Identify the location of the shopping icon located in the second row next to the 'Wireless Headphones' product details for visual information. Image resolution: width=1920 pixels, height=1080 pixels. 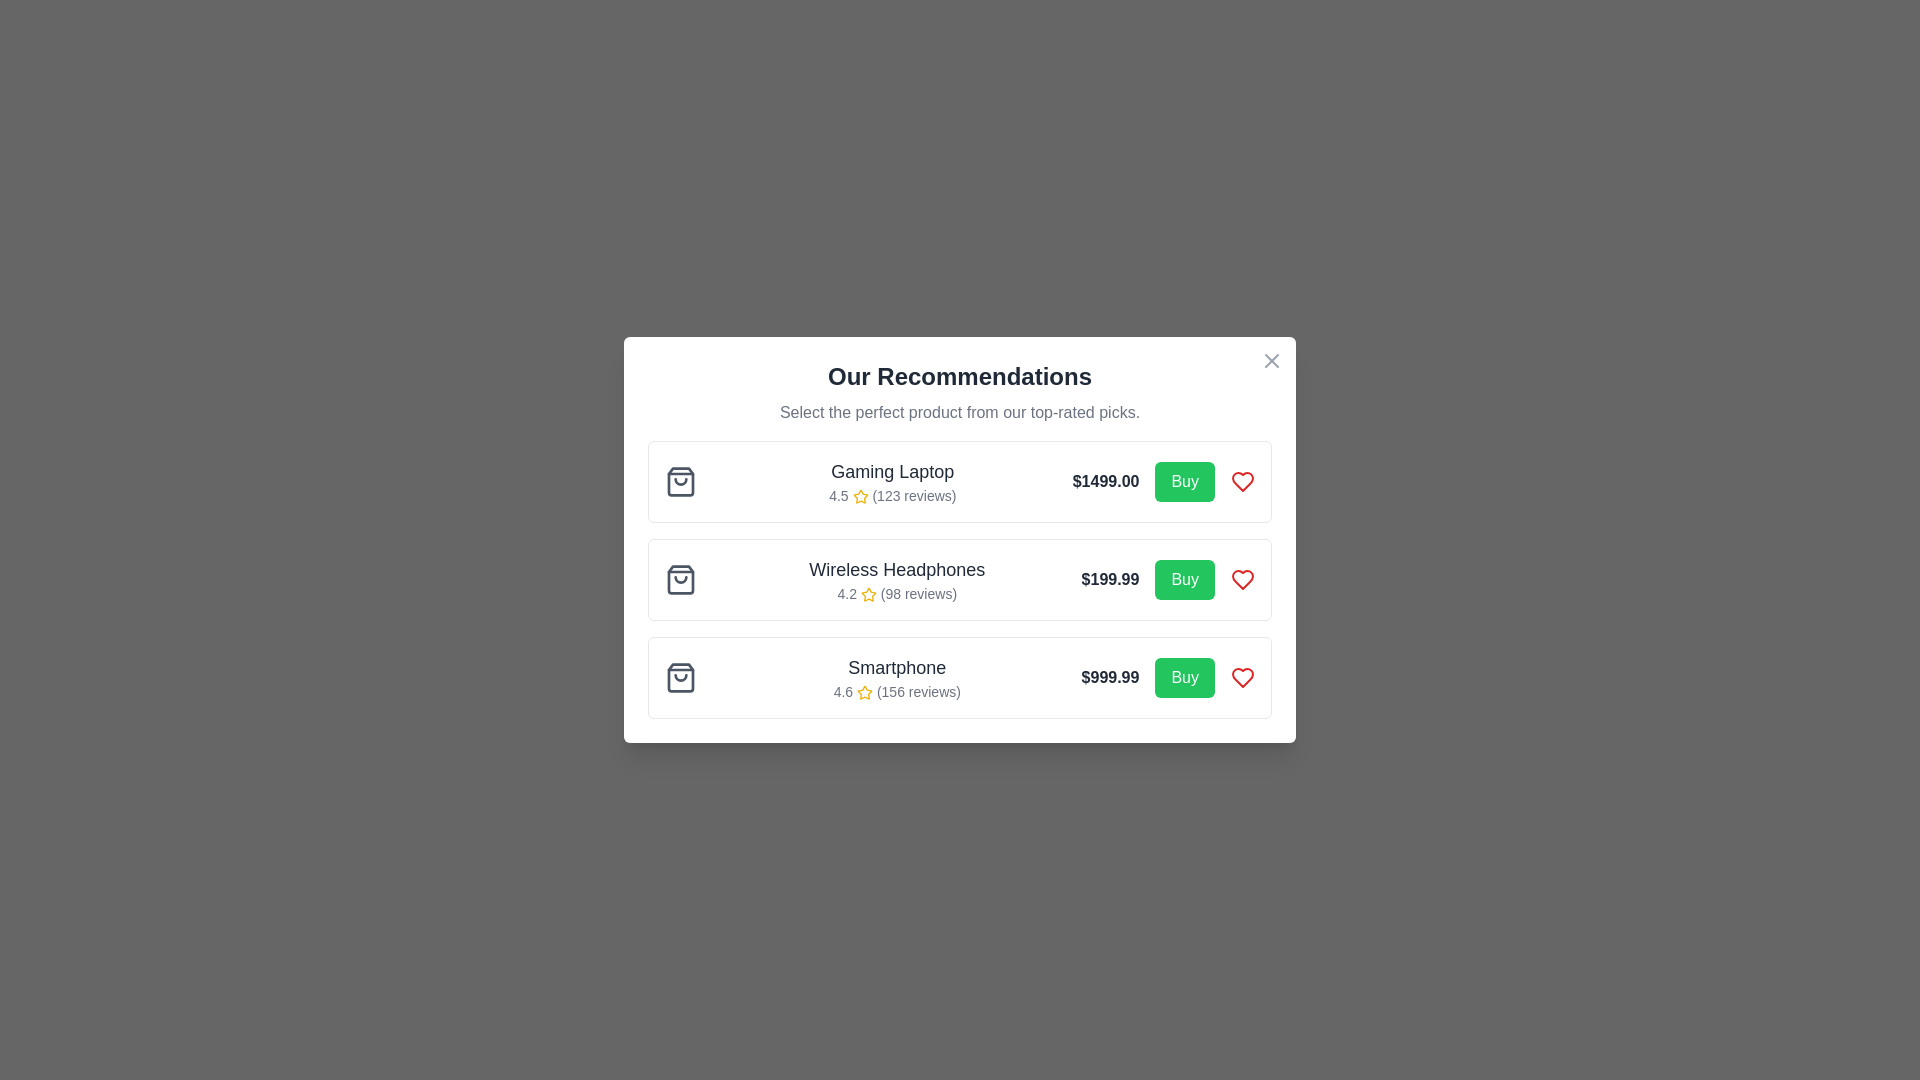
(681, 579).